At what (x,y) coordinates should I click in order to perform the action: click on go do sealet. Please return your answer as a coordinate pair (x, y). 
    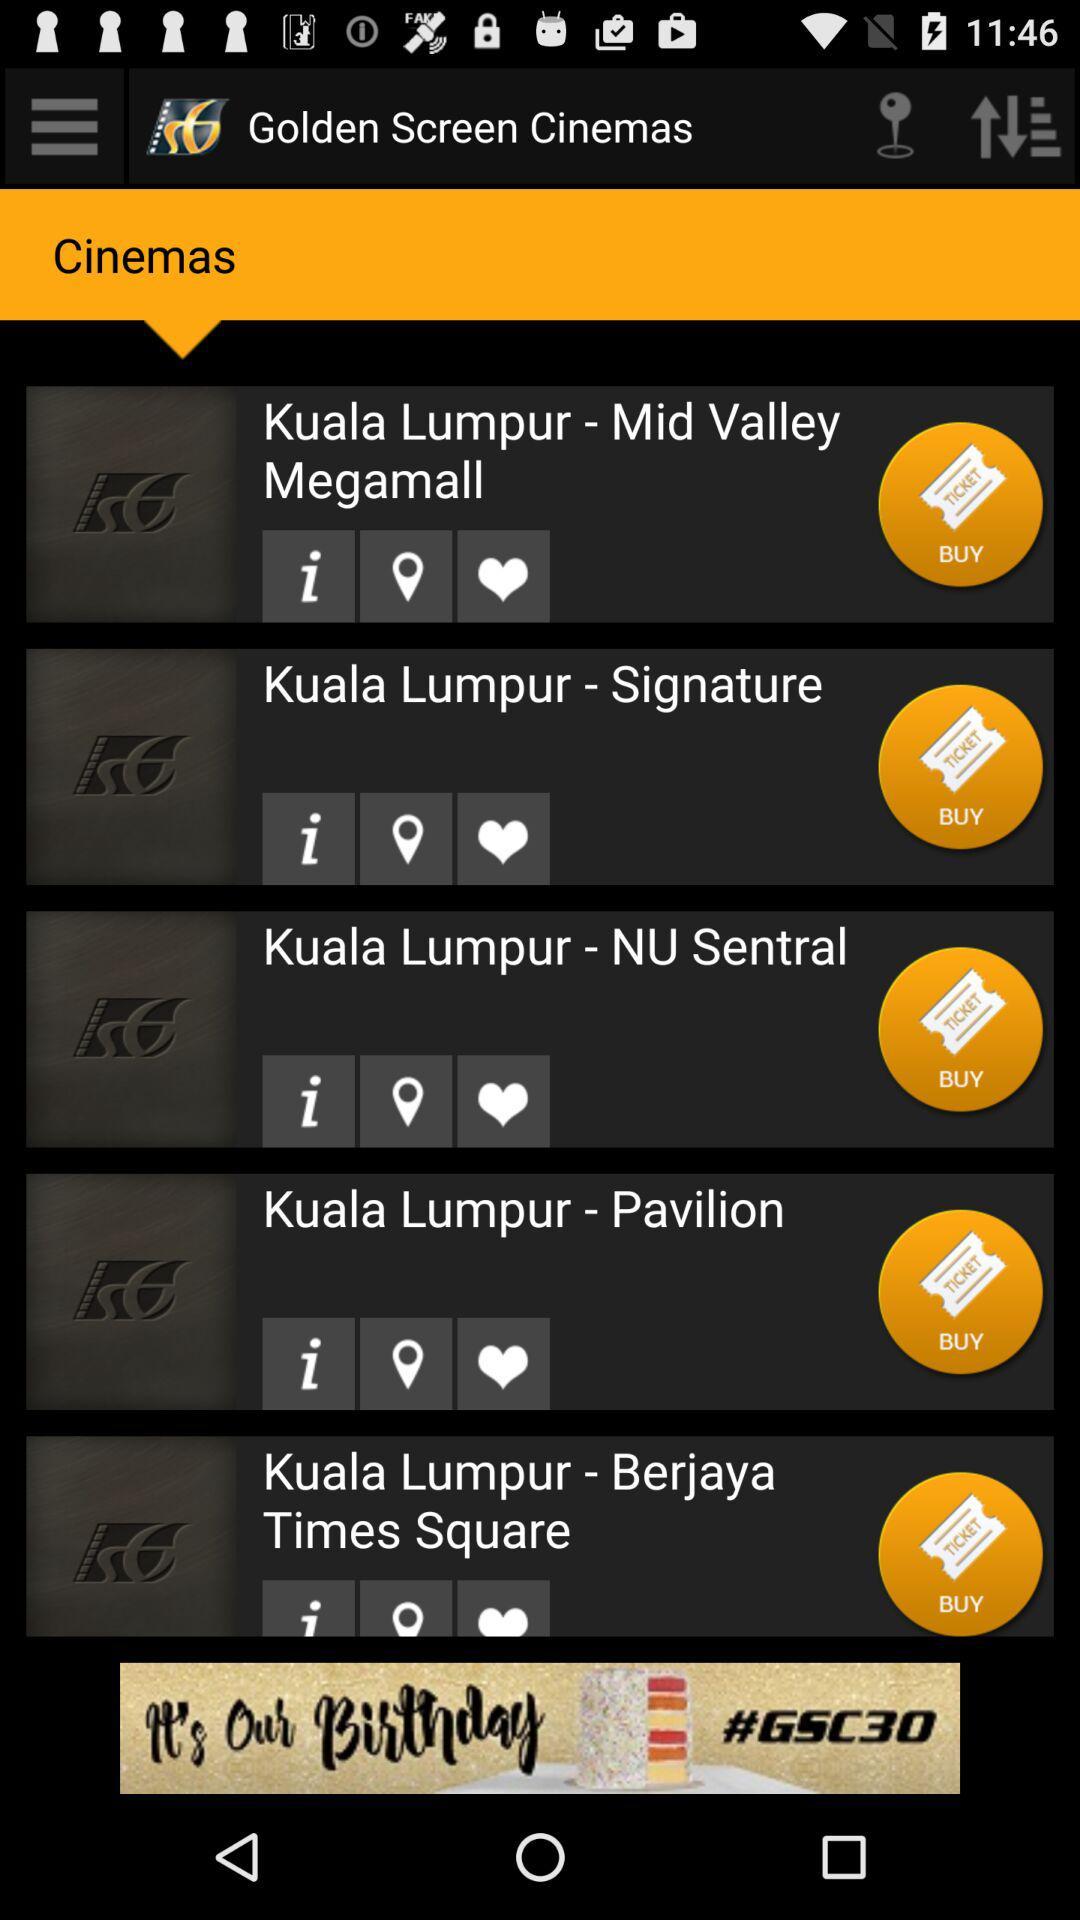
    Looking at the image, I should click on (308, 1608).